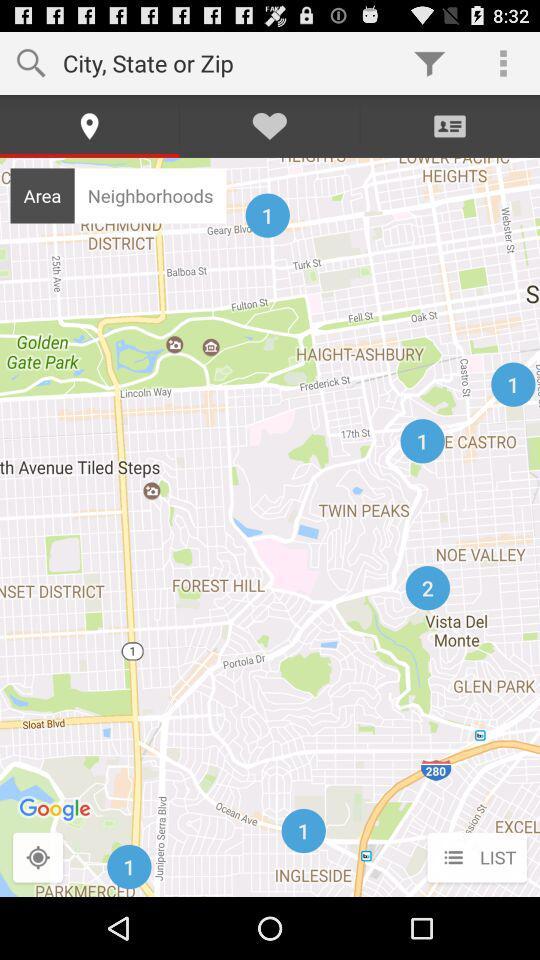 This screenshot has height=960, width=540. Describe the element at coordinates (149, 195) in the screenshot. I see `icon next to area item` at that location.